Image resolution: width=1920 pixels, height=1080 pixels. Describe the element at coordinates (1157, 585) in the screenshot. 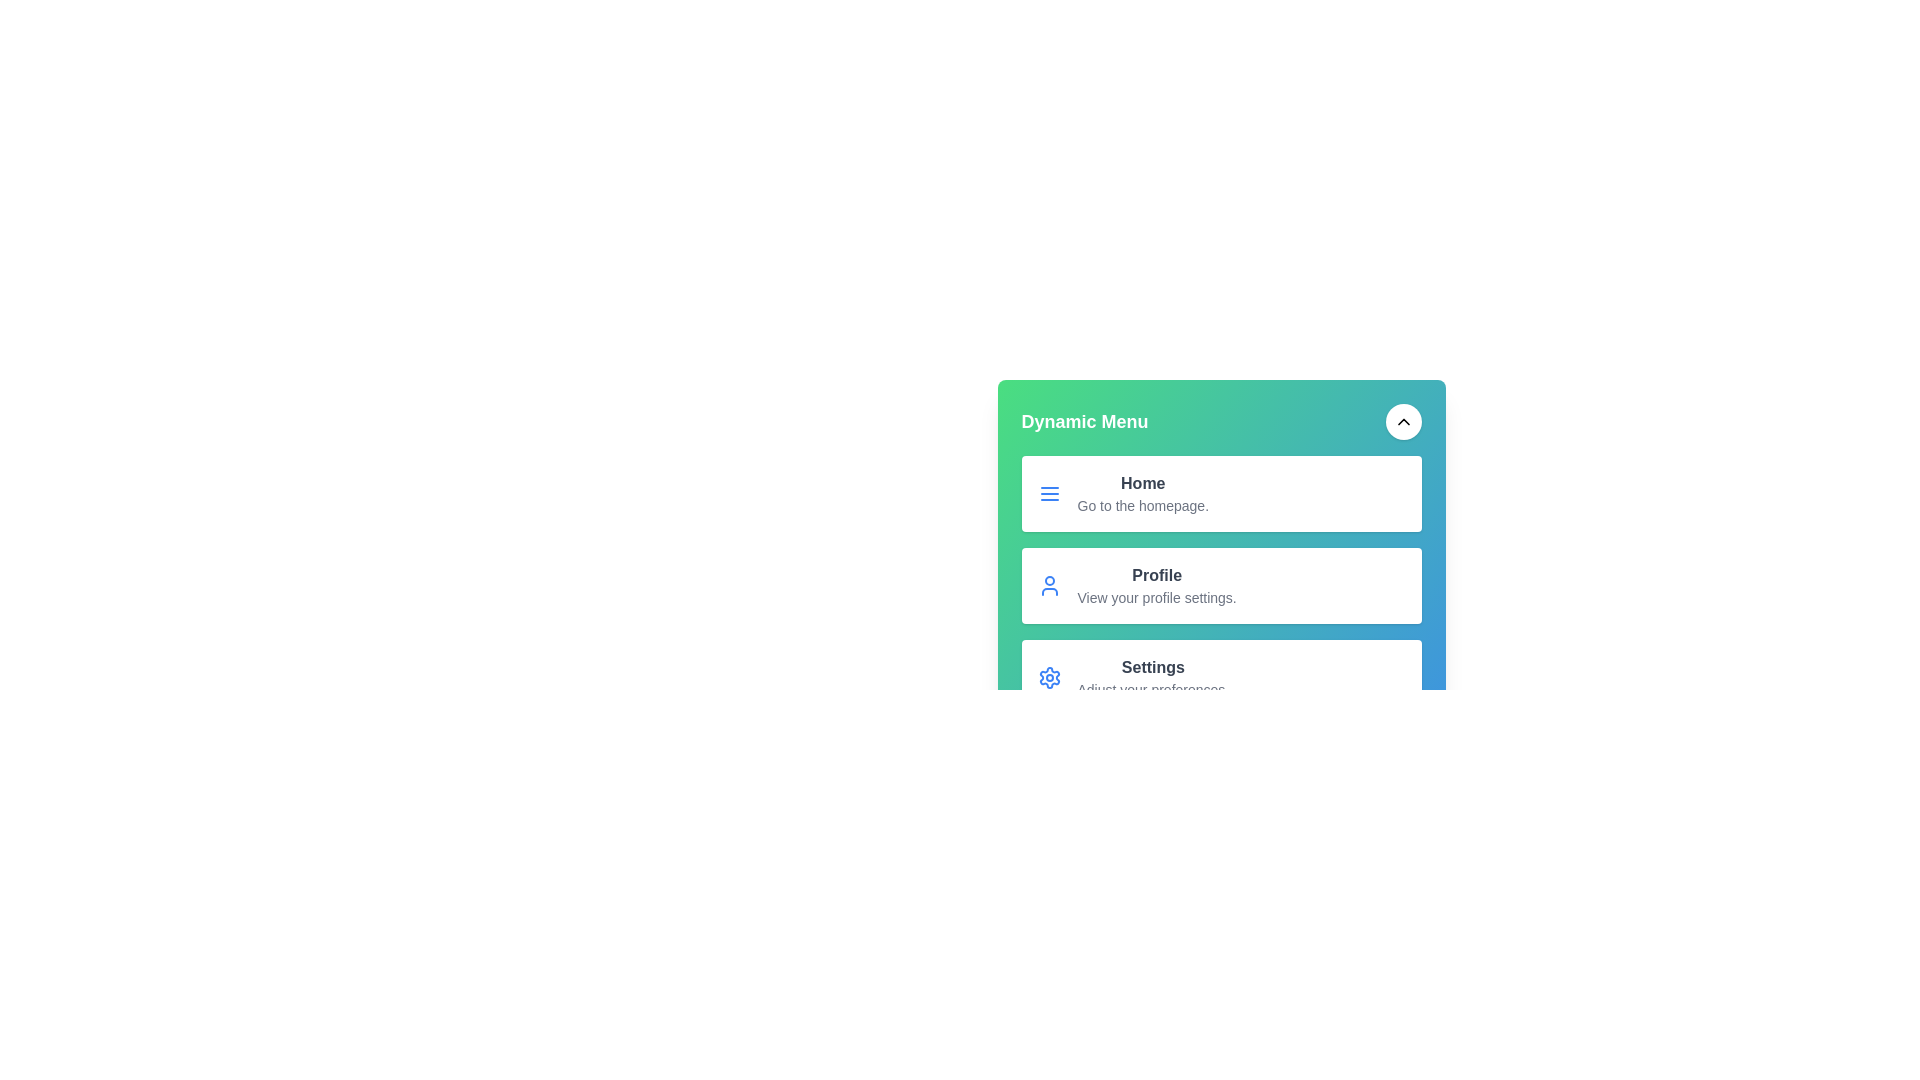

I see `label text 'Profile' and its description 'View your profile settings.' which is the second item in the vertical menu structure, located beneath 'Home' and above 'Settings'` at that location.